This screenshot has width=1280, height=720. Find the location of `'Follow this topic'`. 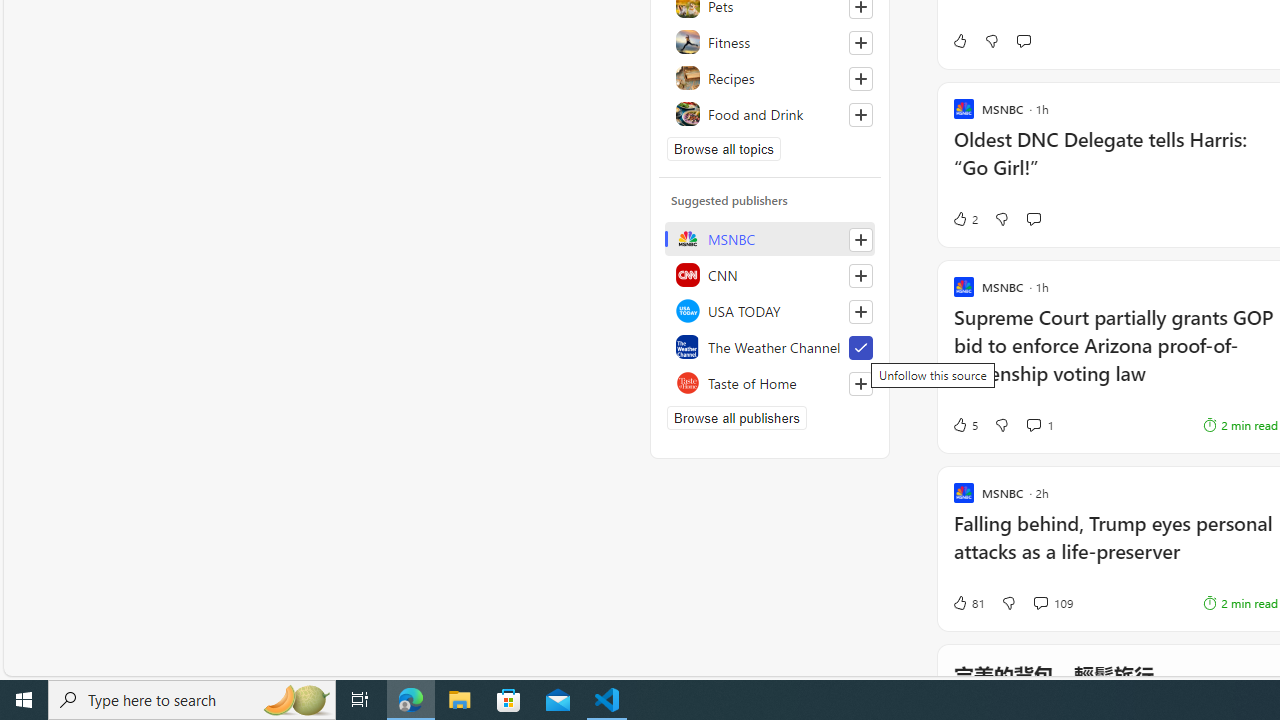

'Follow this topic' is located at coordinates (860, 114).